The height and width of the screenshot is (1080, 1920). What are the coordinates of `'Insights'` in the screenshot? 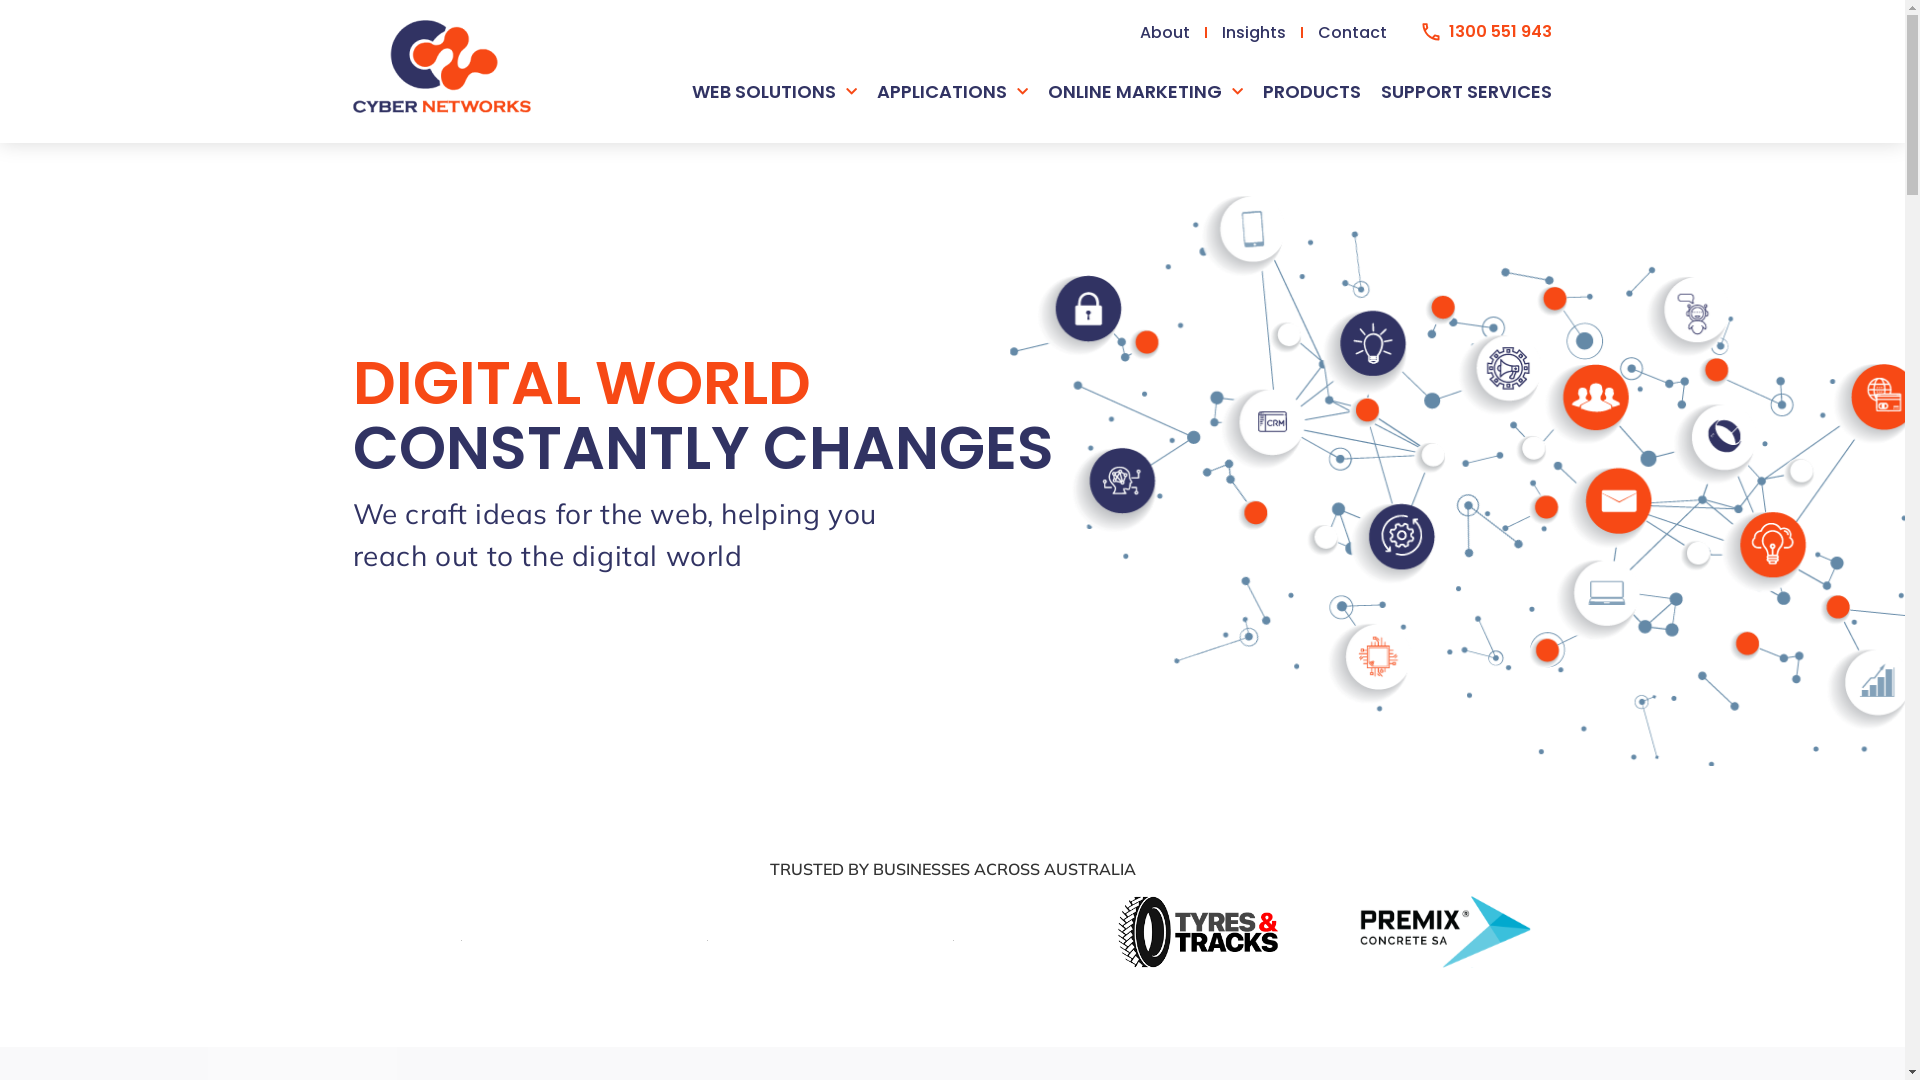 It's located at (1253, 31).